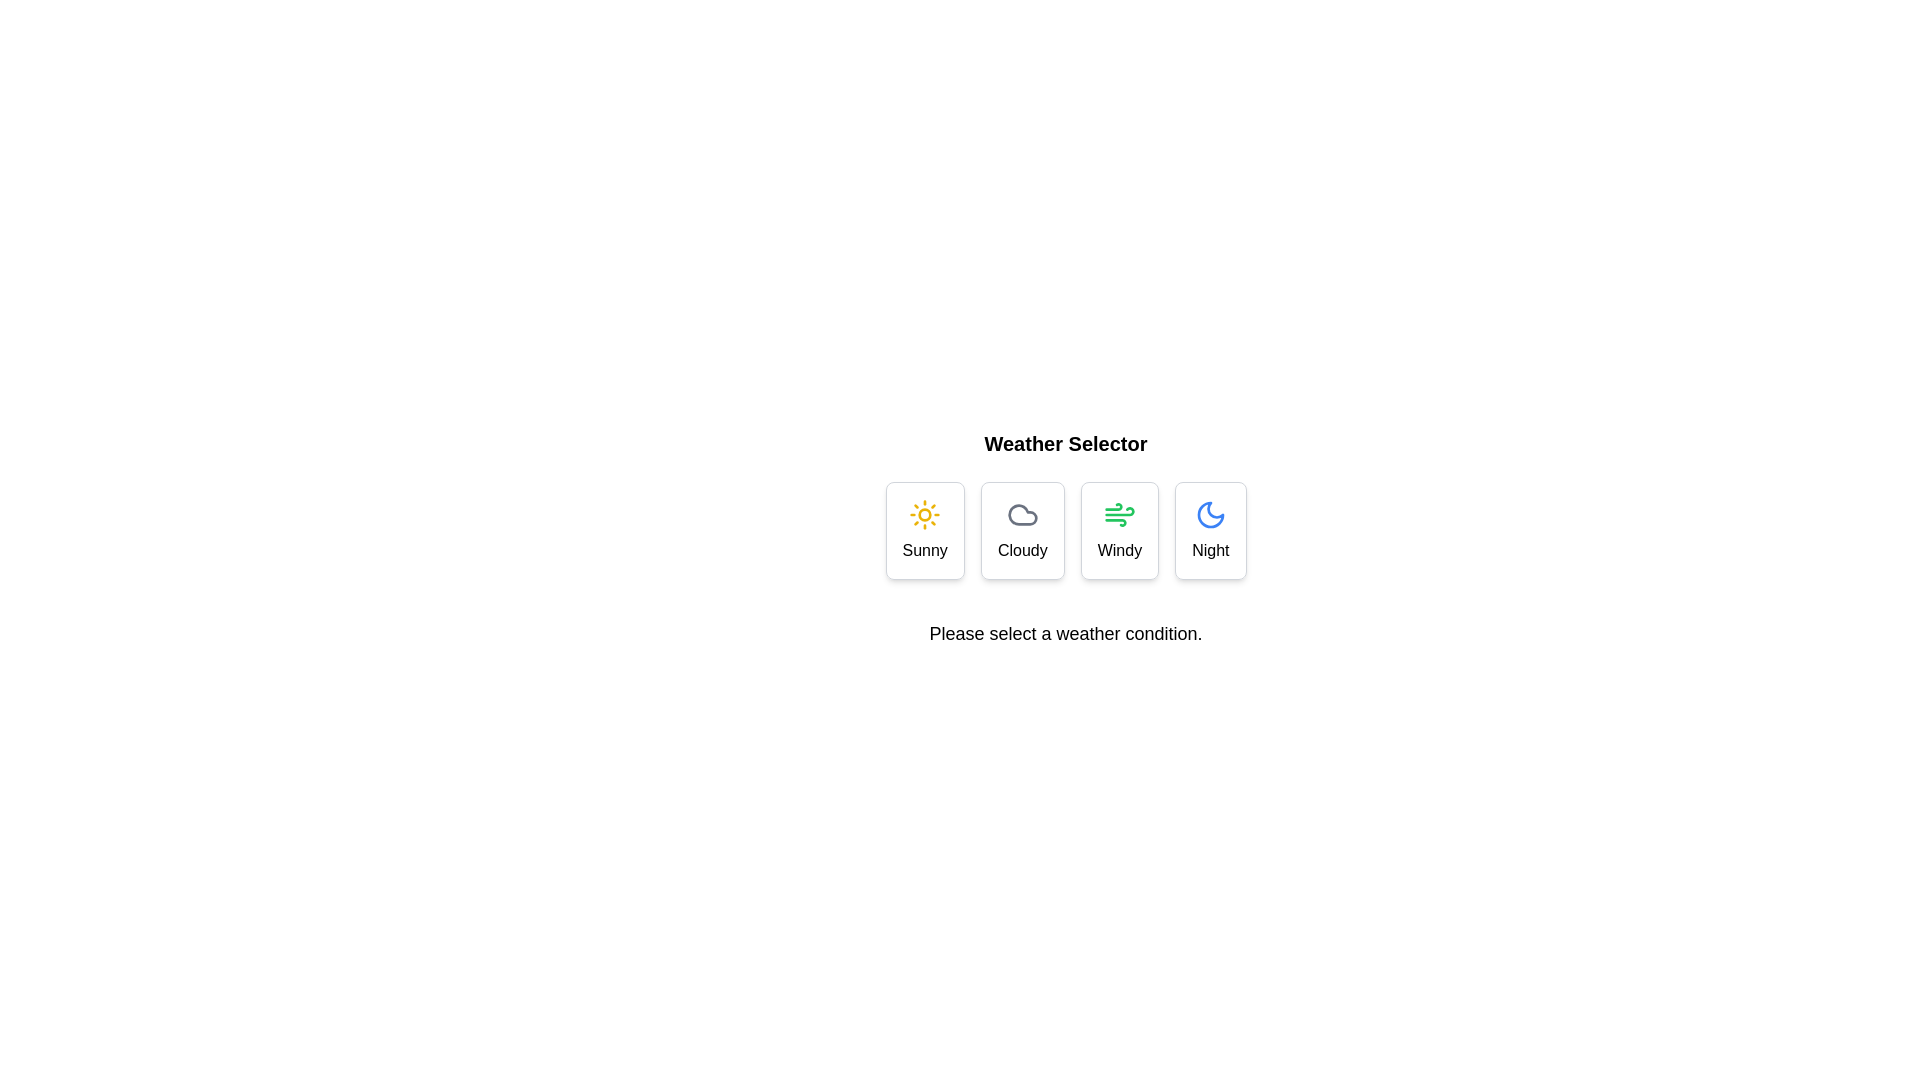 The width and height of the screenshot is (1920, 1080). I want to click on the 'Cloudy' weather condition icon located in the second selectable option of the weather selector group below the 'Weather Selector' label, so click(1022, 512).